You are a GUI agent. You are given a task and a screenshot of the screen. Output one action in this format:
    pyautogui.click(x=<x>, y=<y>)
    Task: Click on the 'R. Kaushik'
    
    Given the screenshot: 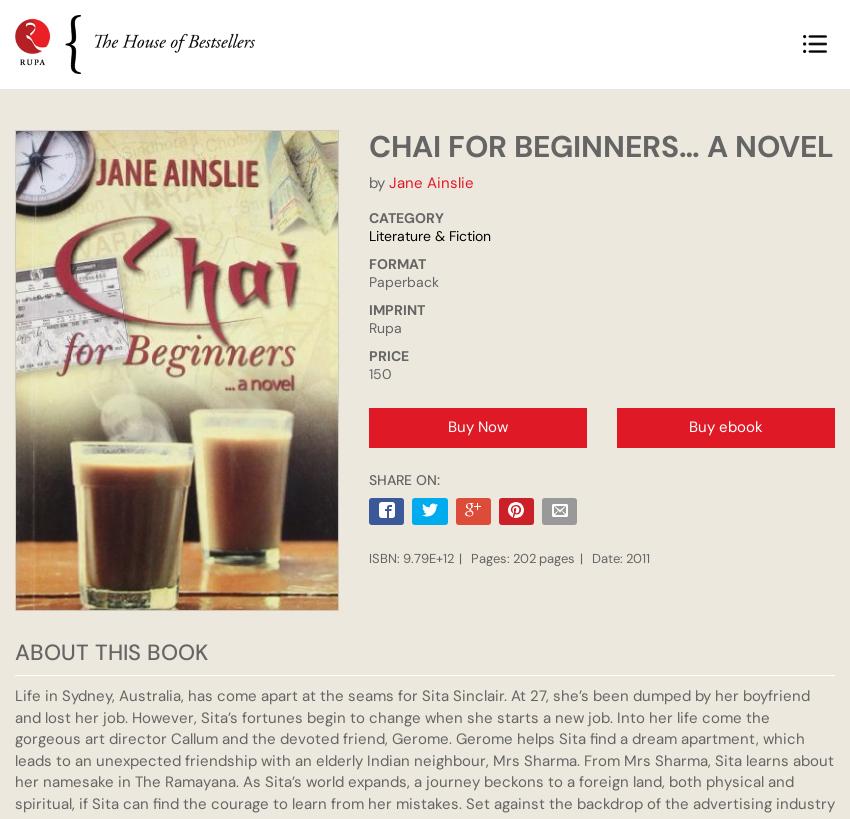 What is the action you would take?
    pyautogui.click(x=151, y=338)
    